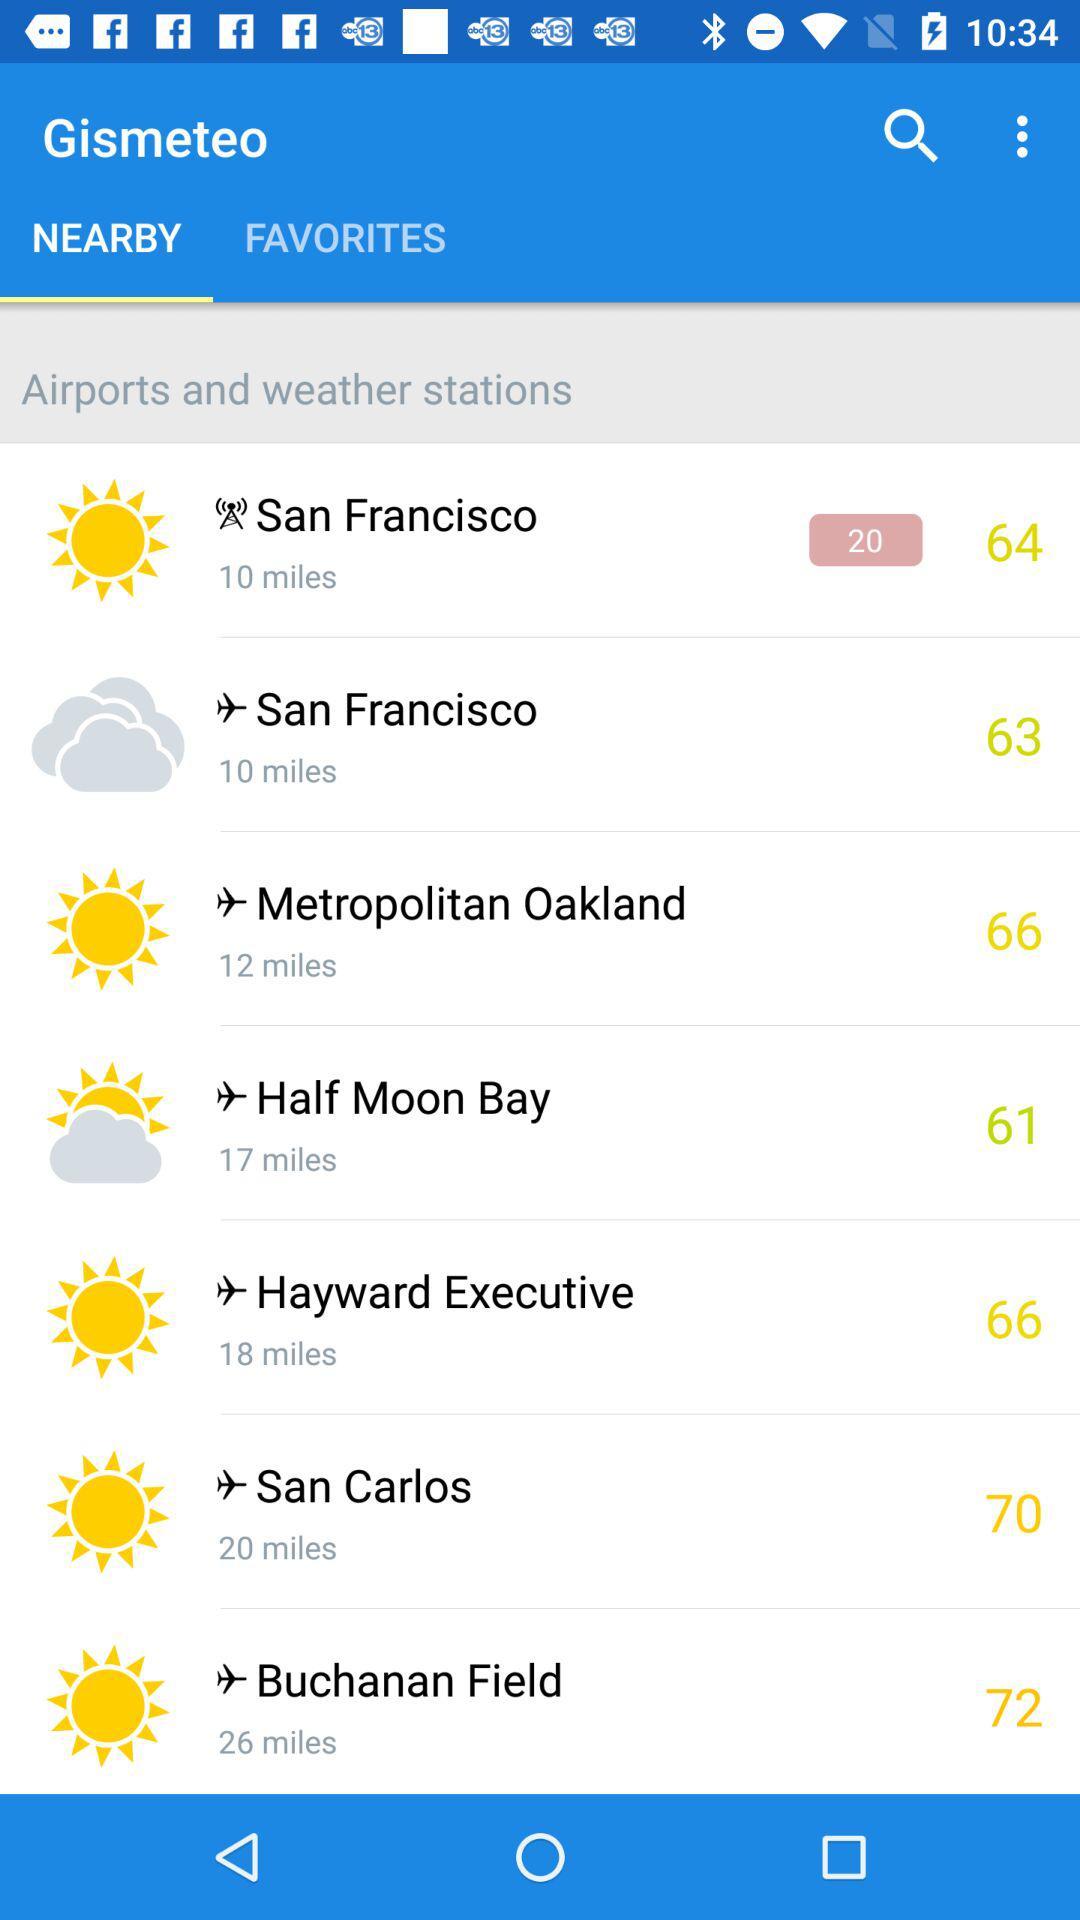 The image size is (1080, 1920). I want to click on metropolitan oakland icon, so click(568, 906).